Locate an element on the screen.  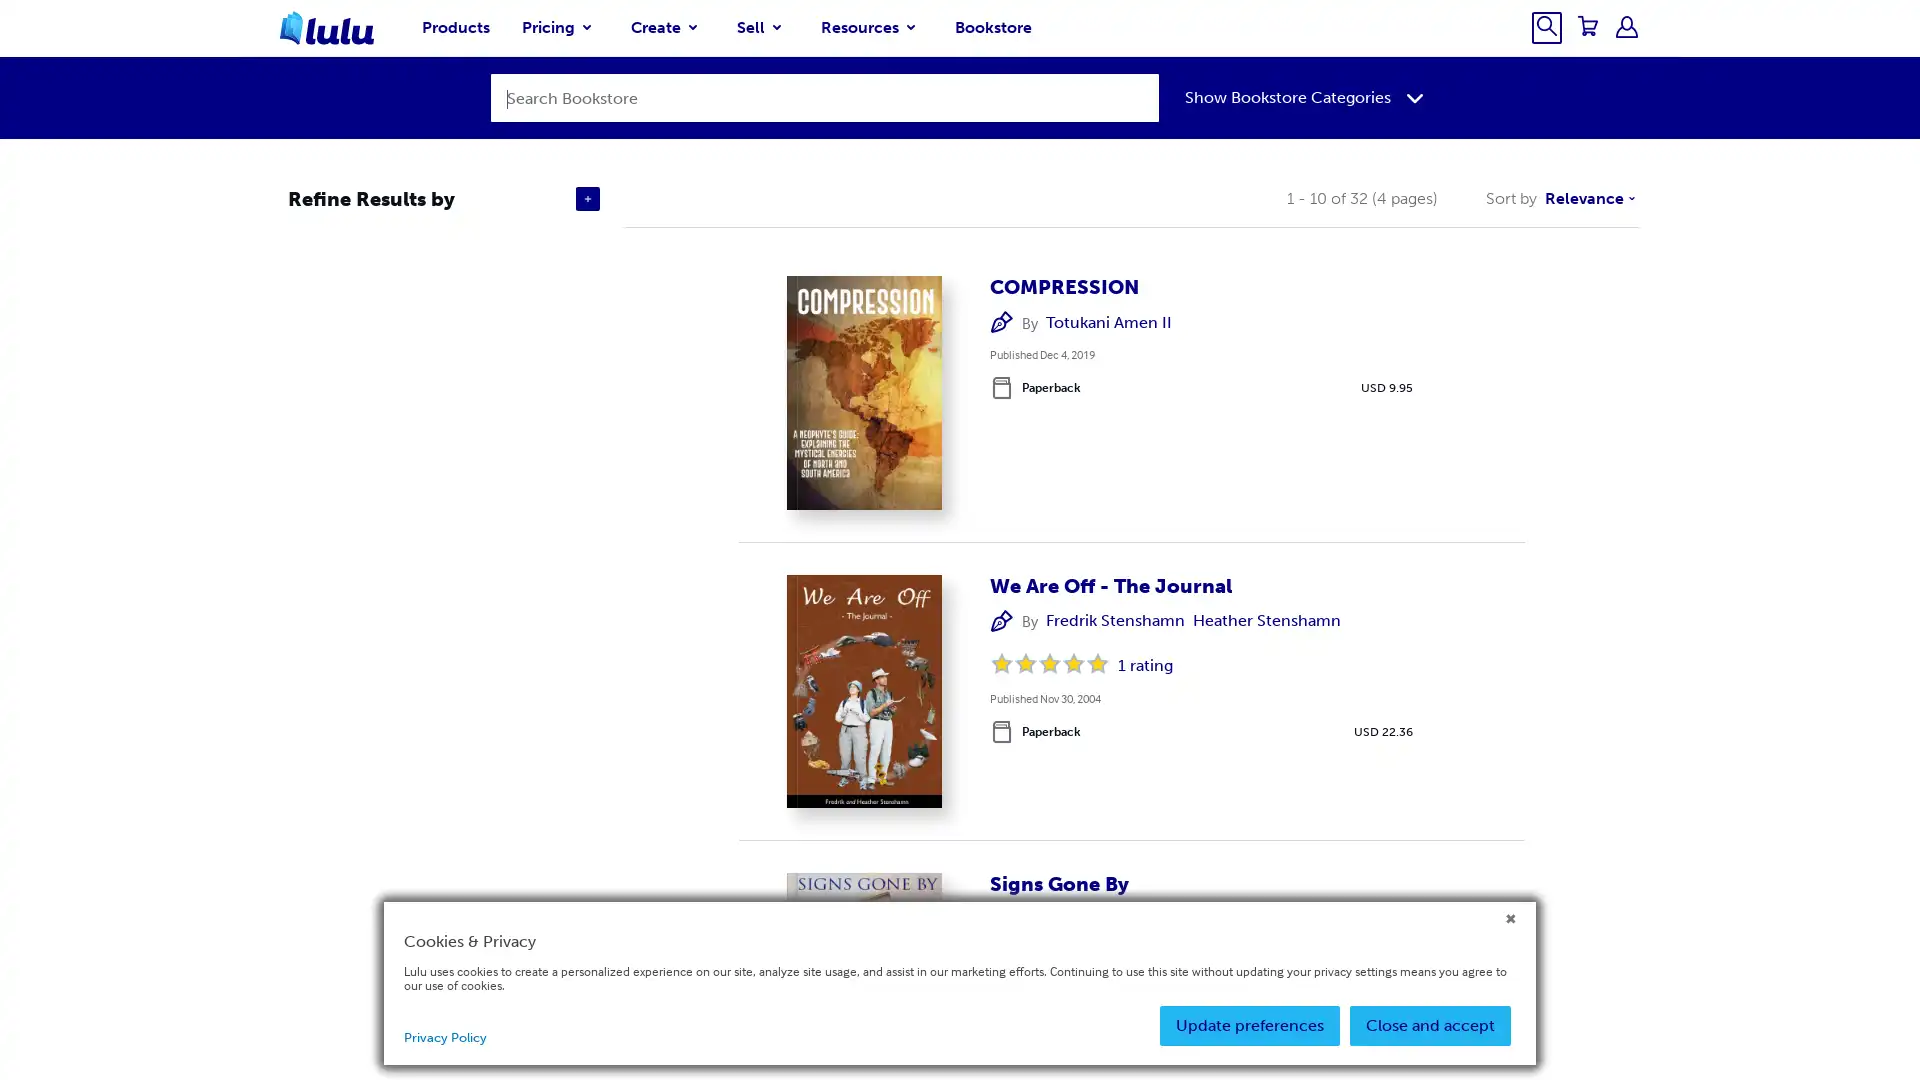
Choose 2 stars is located at coordinates (1026, 663).